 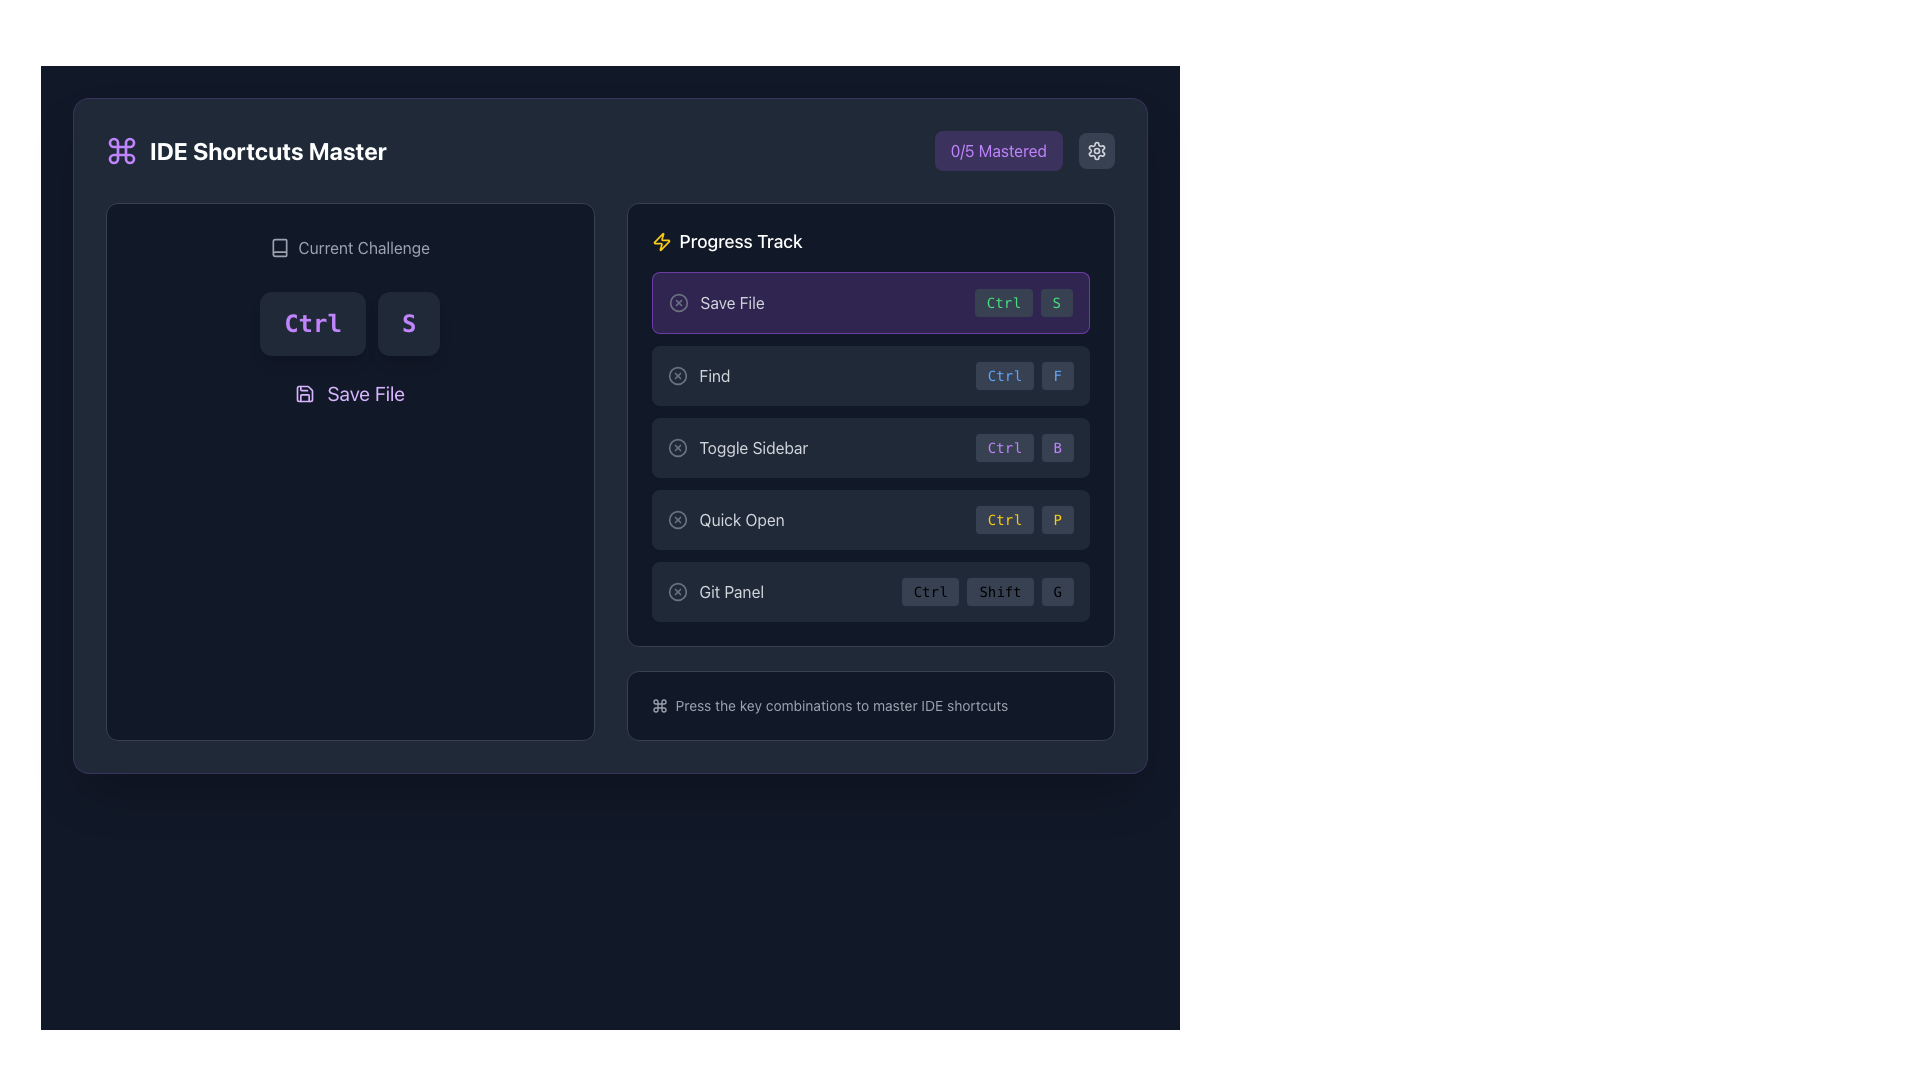 I want to click on text content of the keyboard shortcut label consisting of two buttons labeled 'Ctrl' and 'F', located to the right of the 'Find' label in the 'Progress Track' list, so click(x=1024, y=375).